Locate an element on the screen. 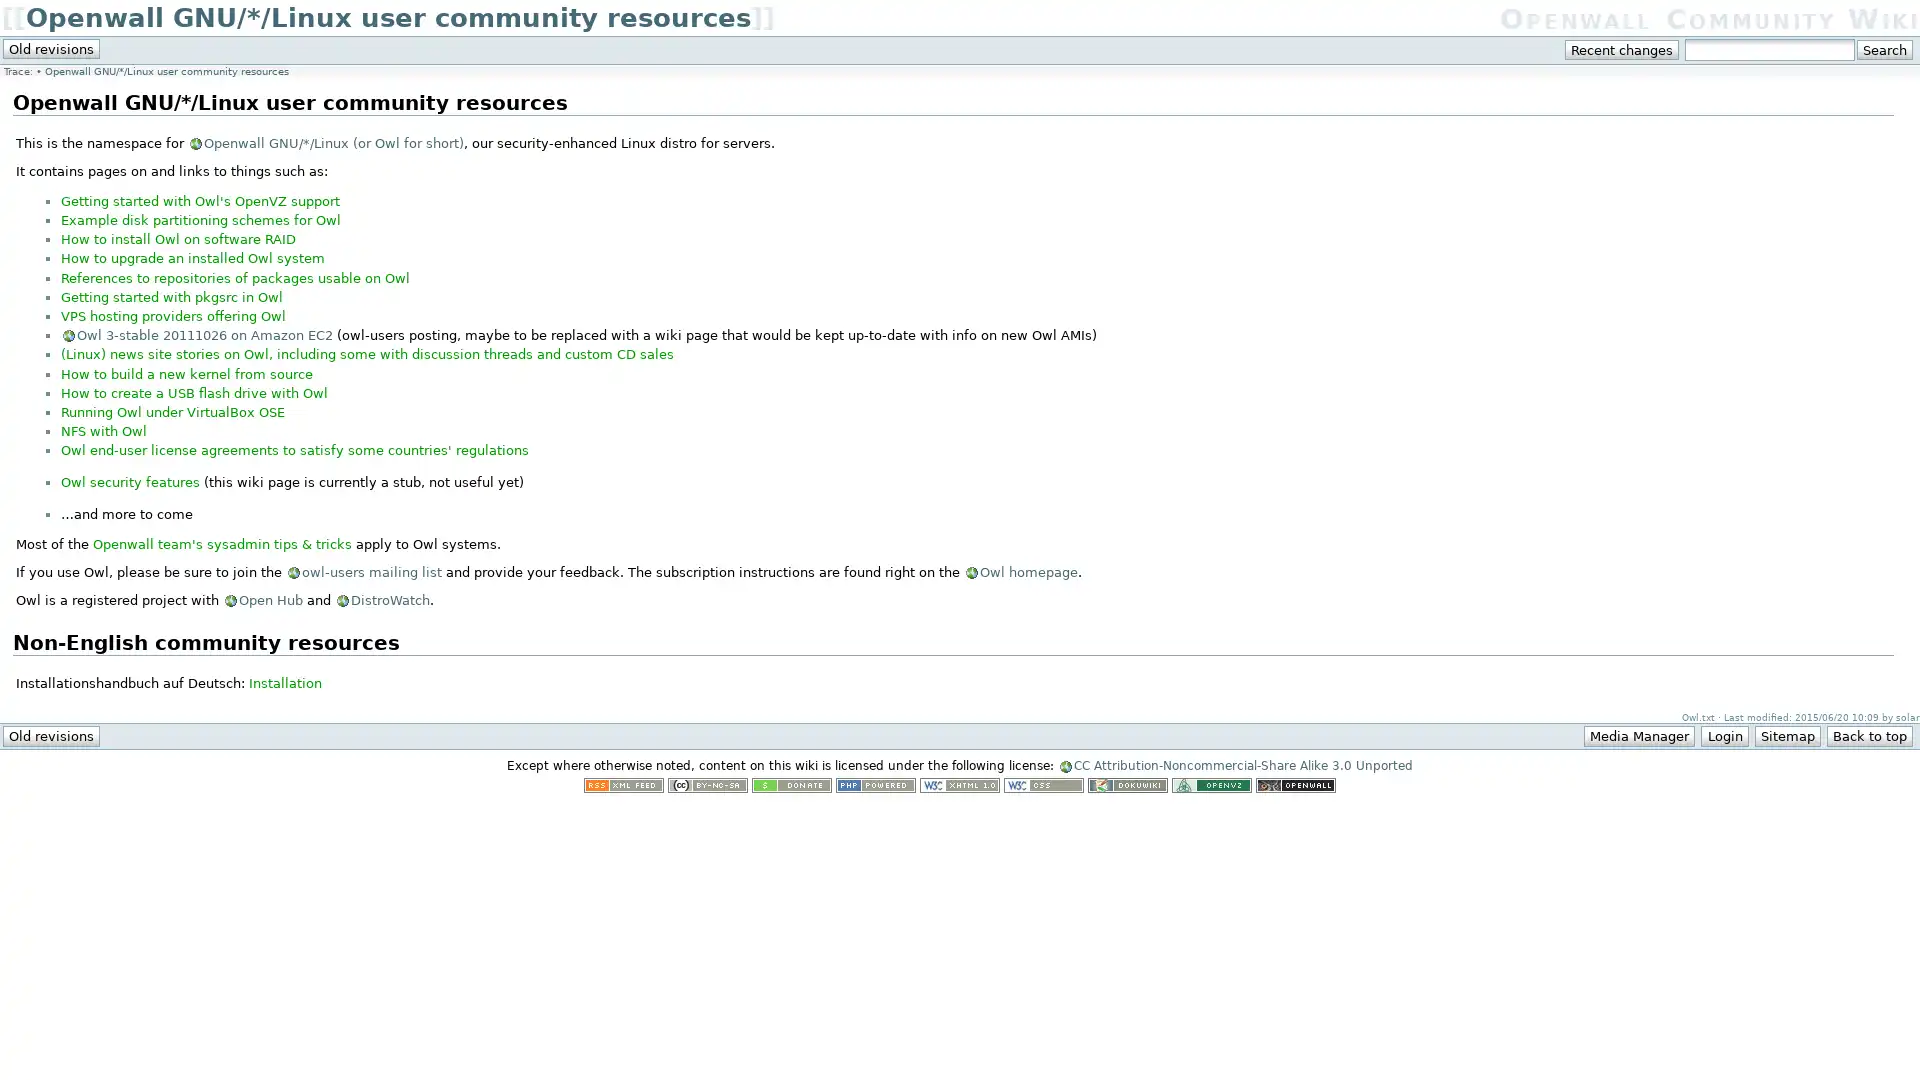 The width and height of the screenshot is (1920, 1080). Recent changes is located at coordinates (1622, 49).